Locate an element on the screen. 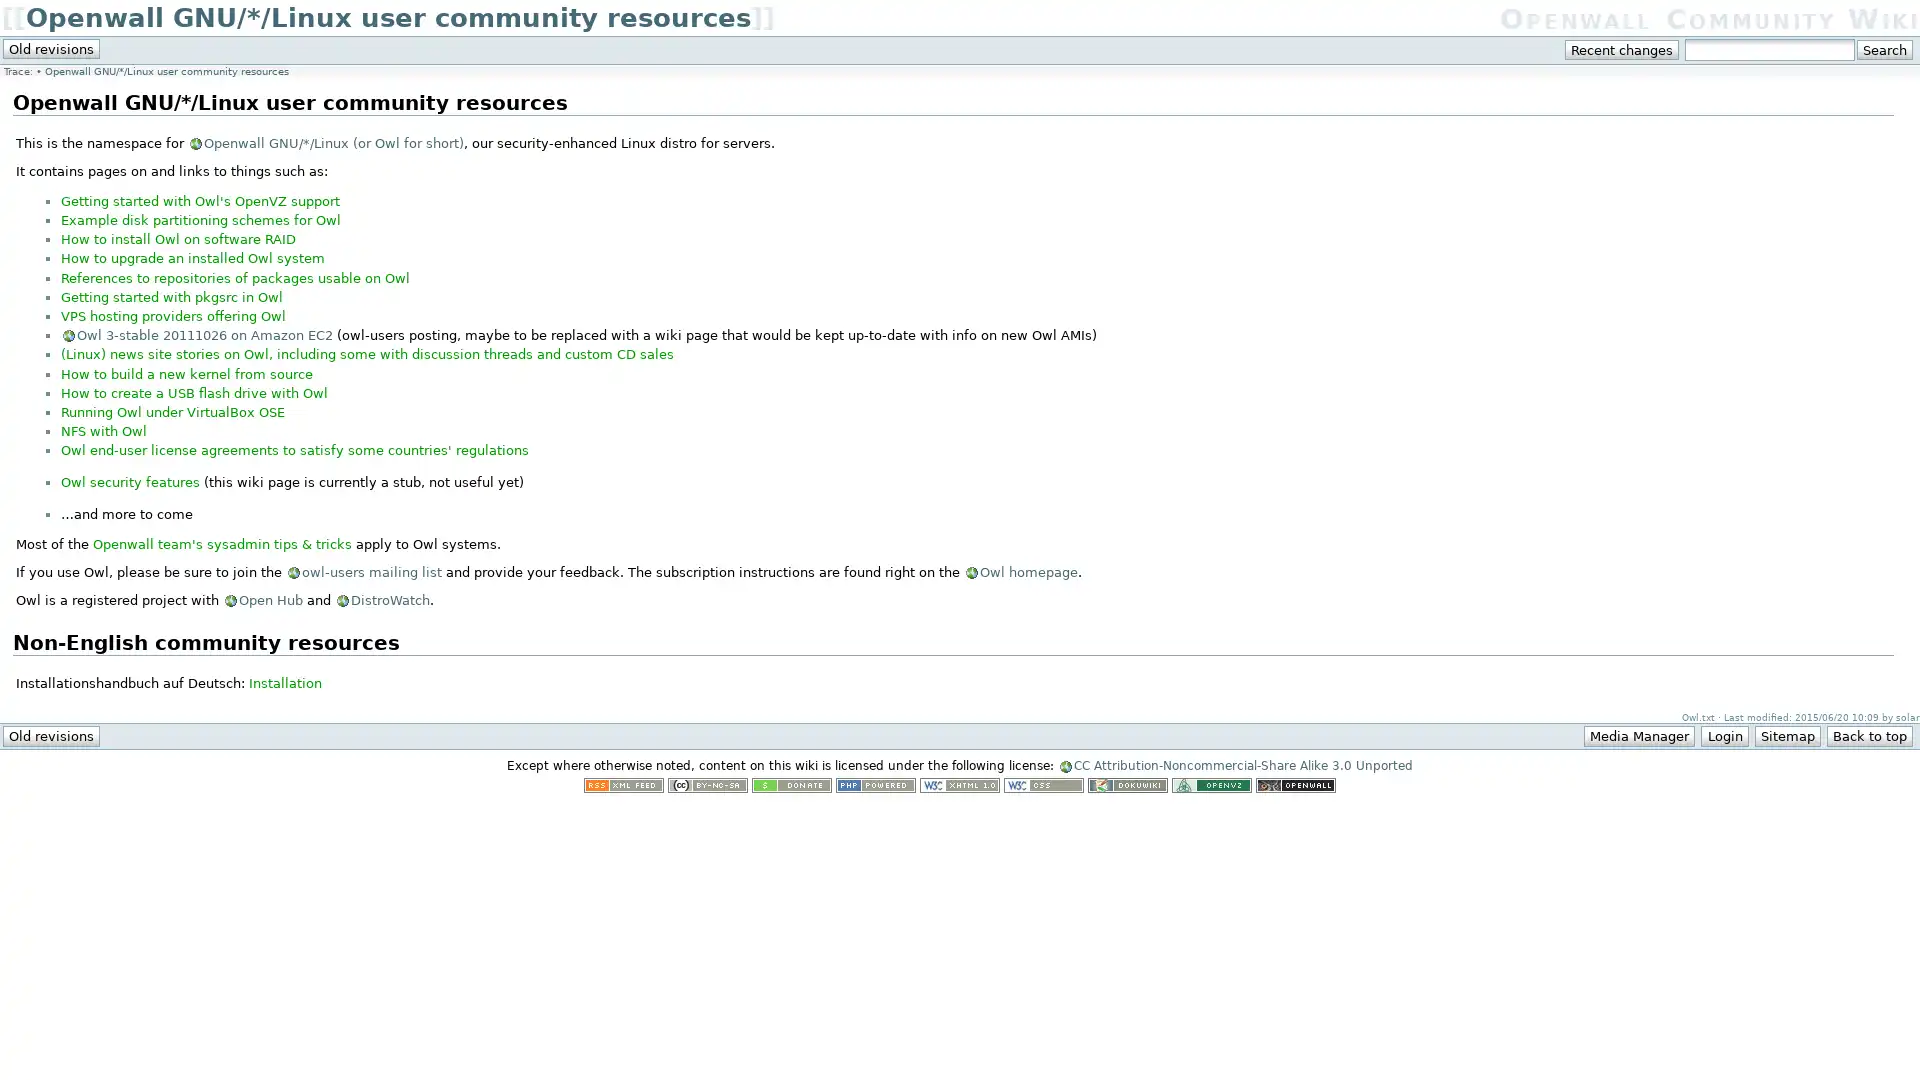 The width and height of the screenshot is (1920, 1080). Recent changes is located at coordinates (1622, 49).